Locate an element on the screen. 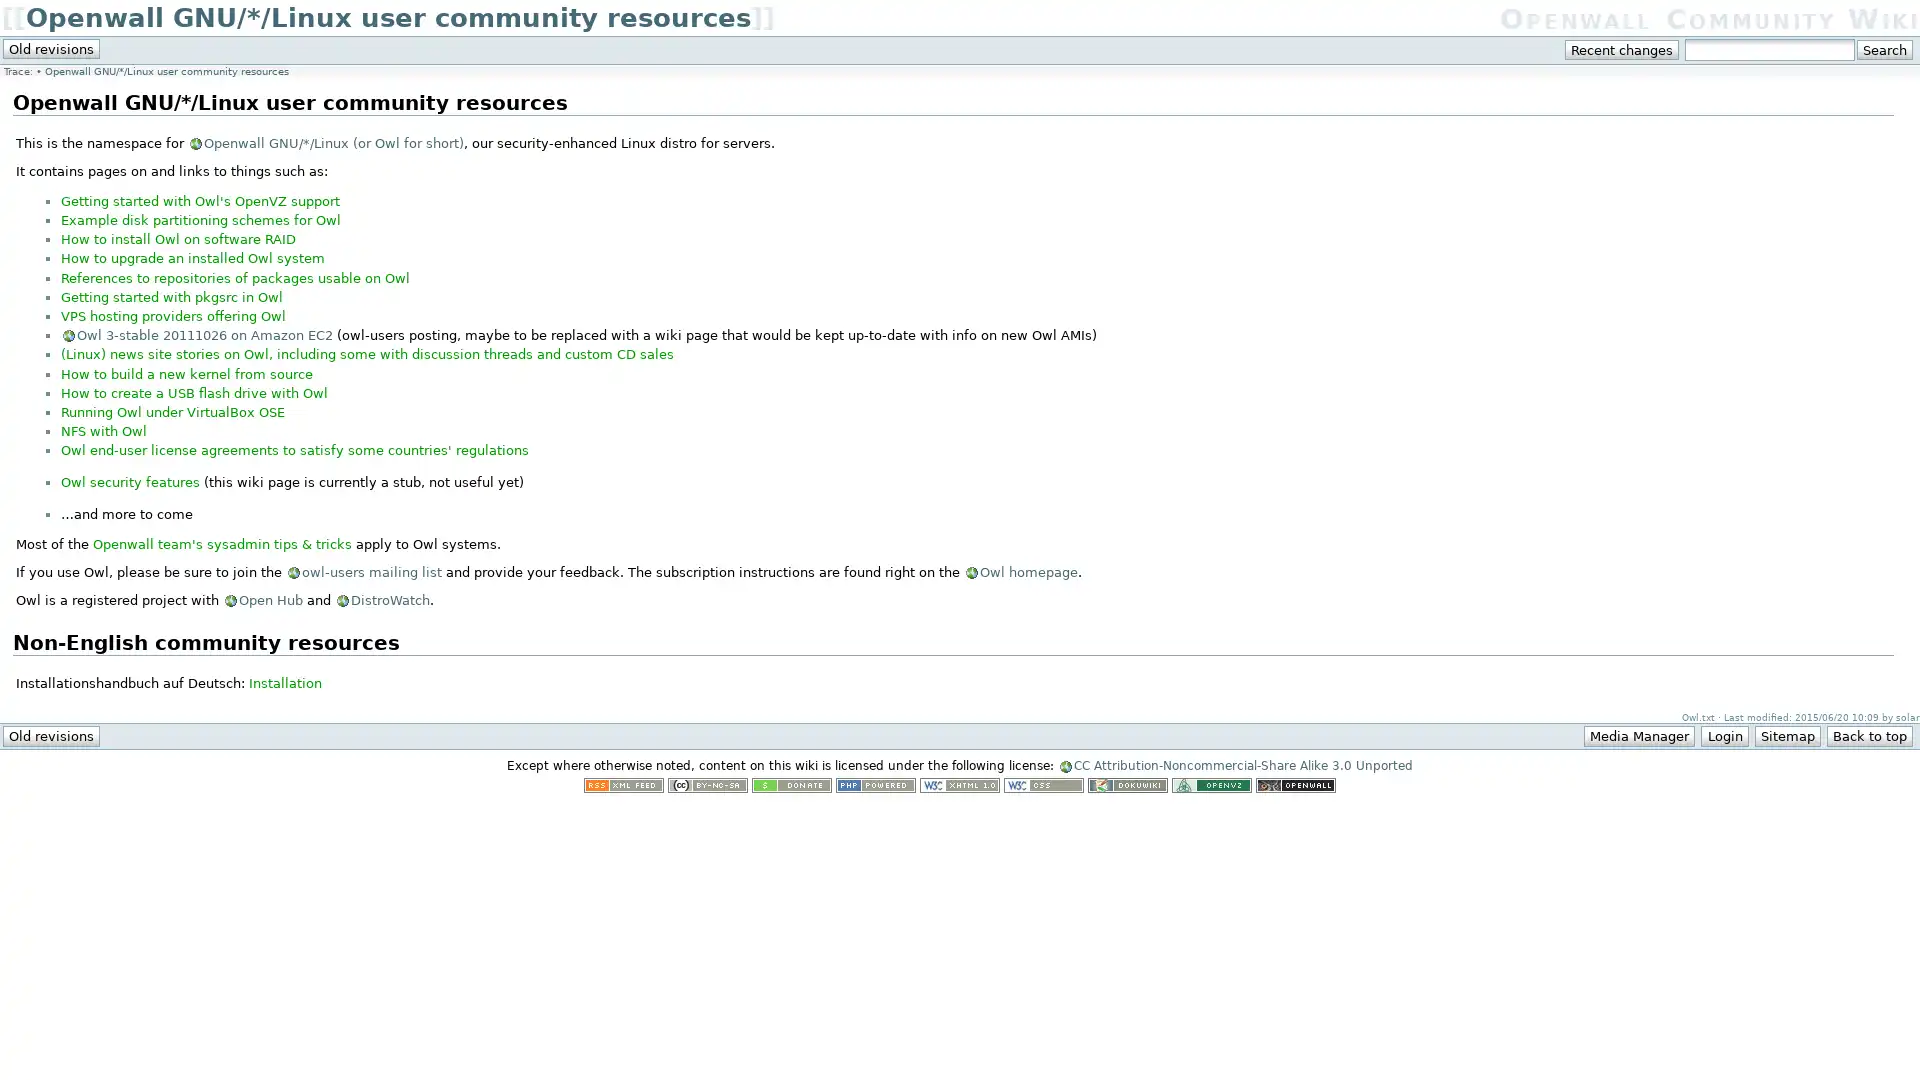 The width and height of the screenshot is (1920, 1080). Recent changes is located at coordinates (1622, 49).